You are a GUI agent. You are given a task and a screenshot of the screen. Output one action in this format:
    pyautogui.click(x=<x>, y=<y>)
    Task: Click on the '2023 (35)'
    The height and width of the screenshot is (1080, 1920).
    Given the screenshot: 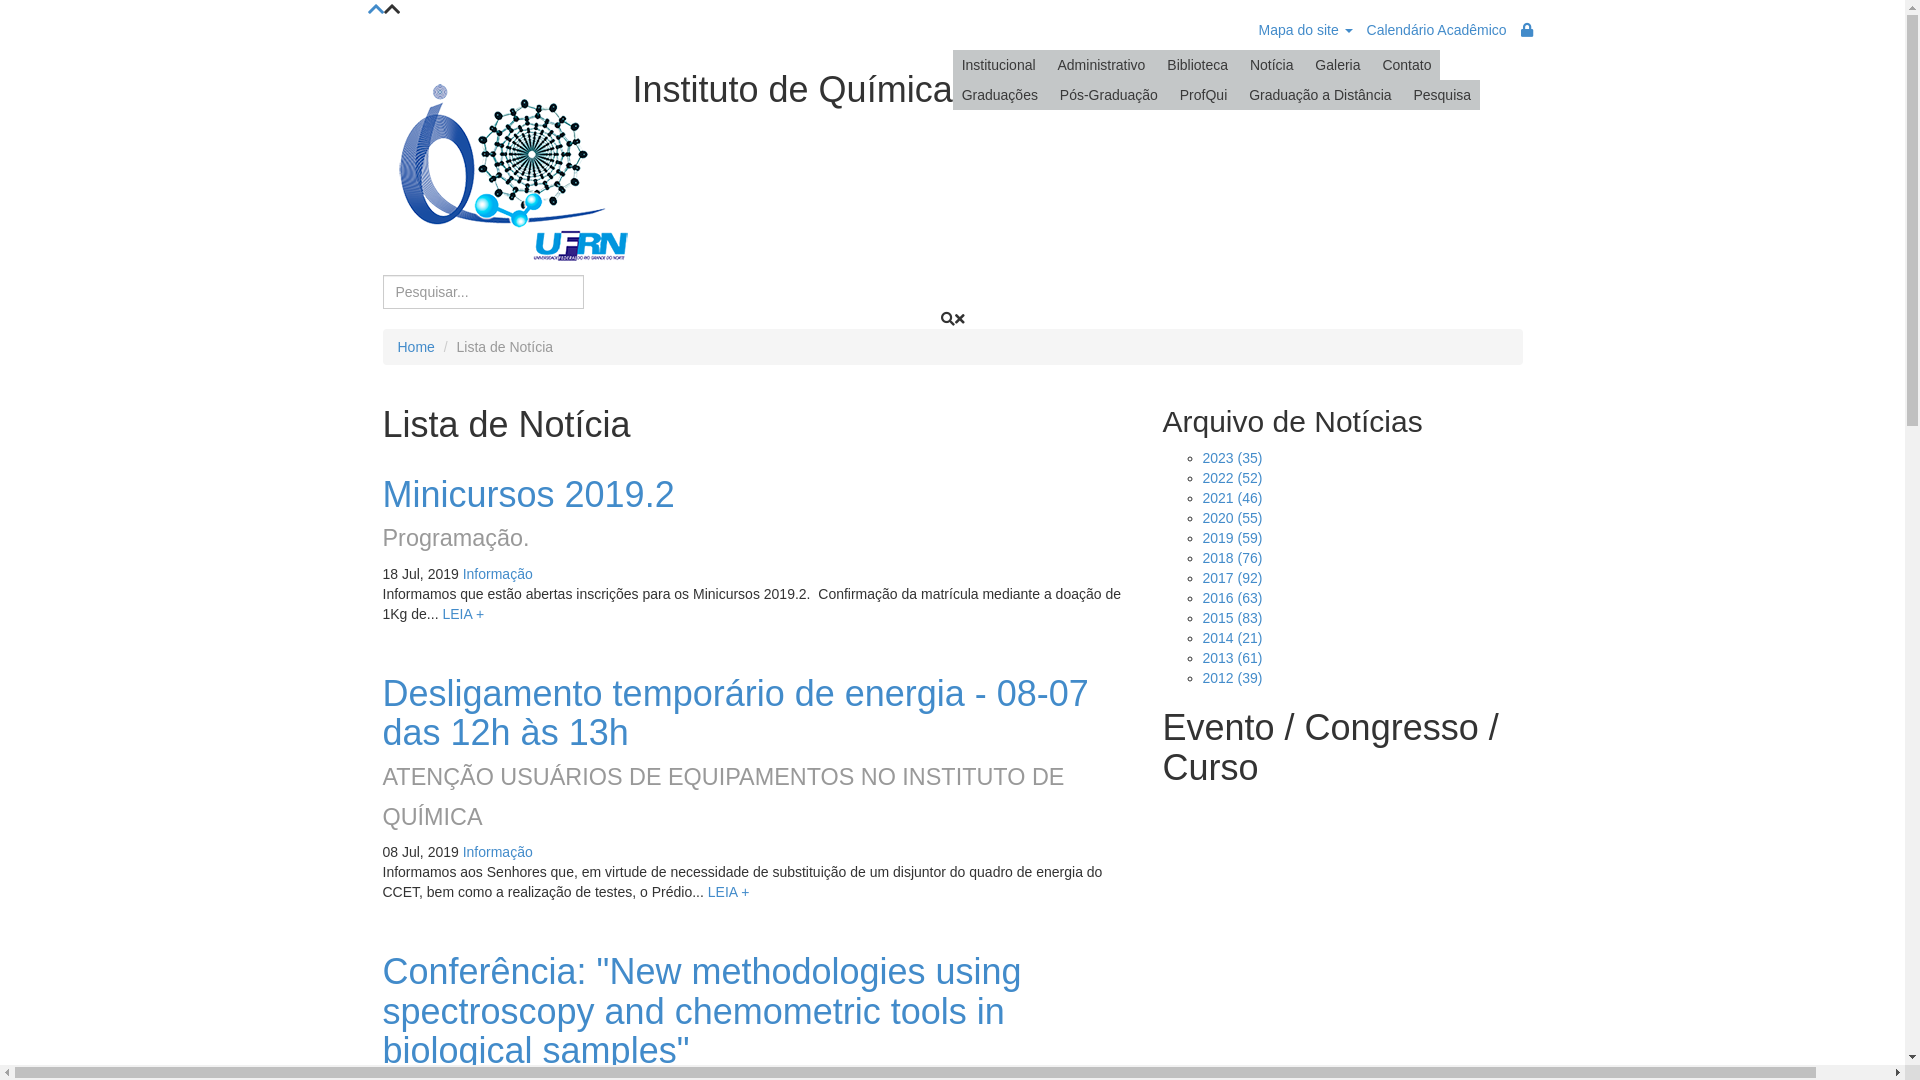 What is the action you would take?
    pyautogui.click(x=1231, y=458)
    